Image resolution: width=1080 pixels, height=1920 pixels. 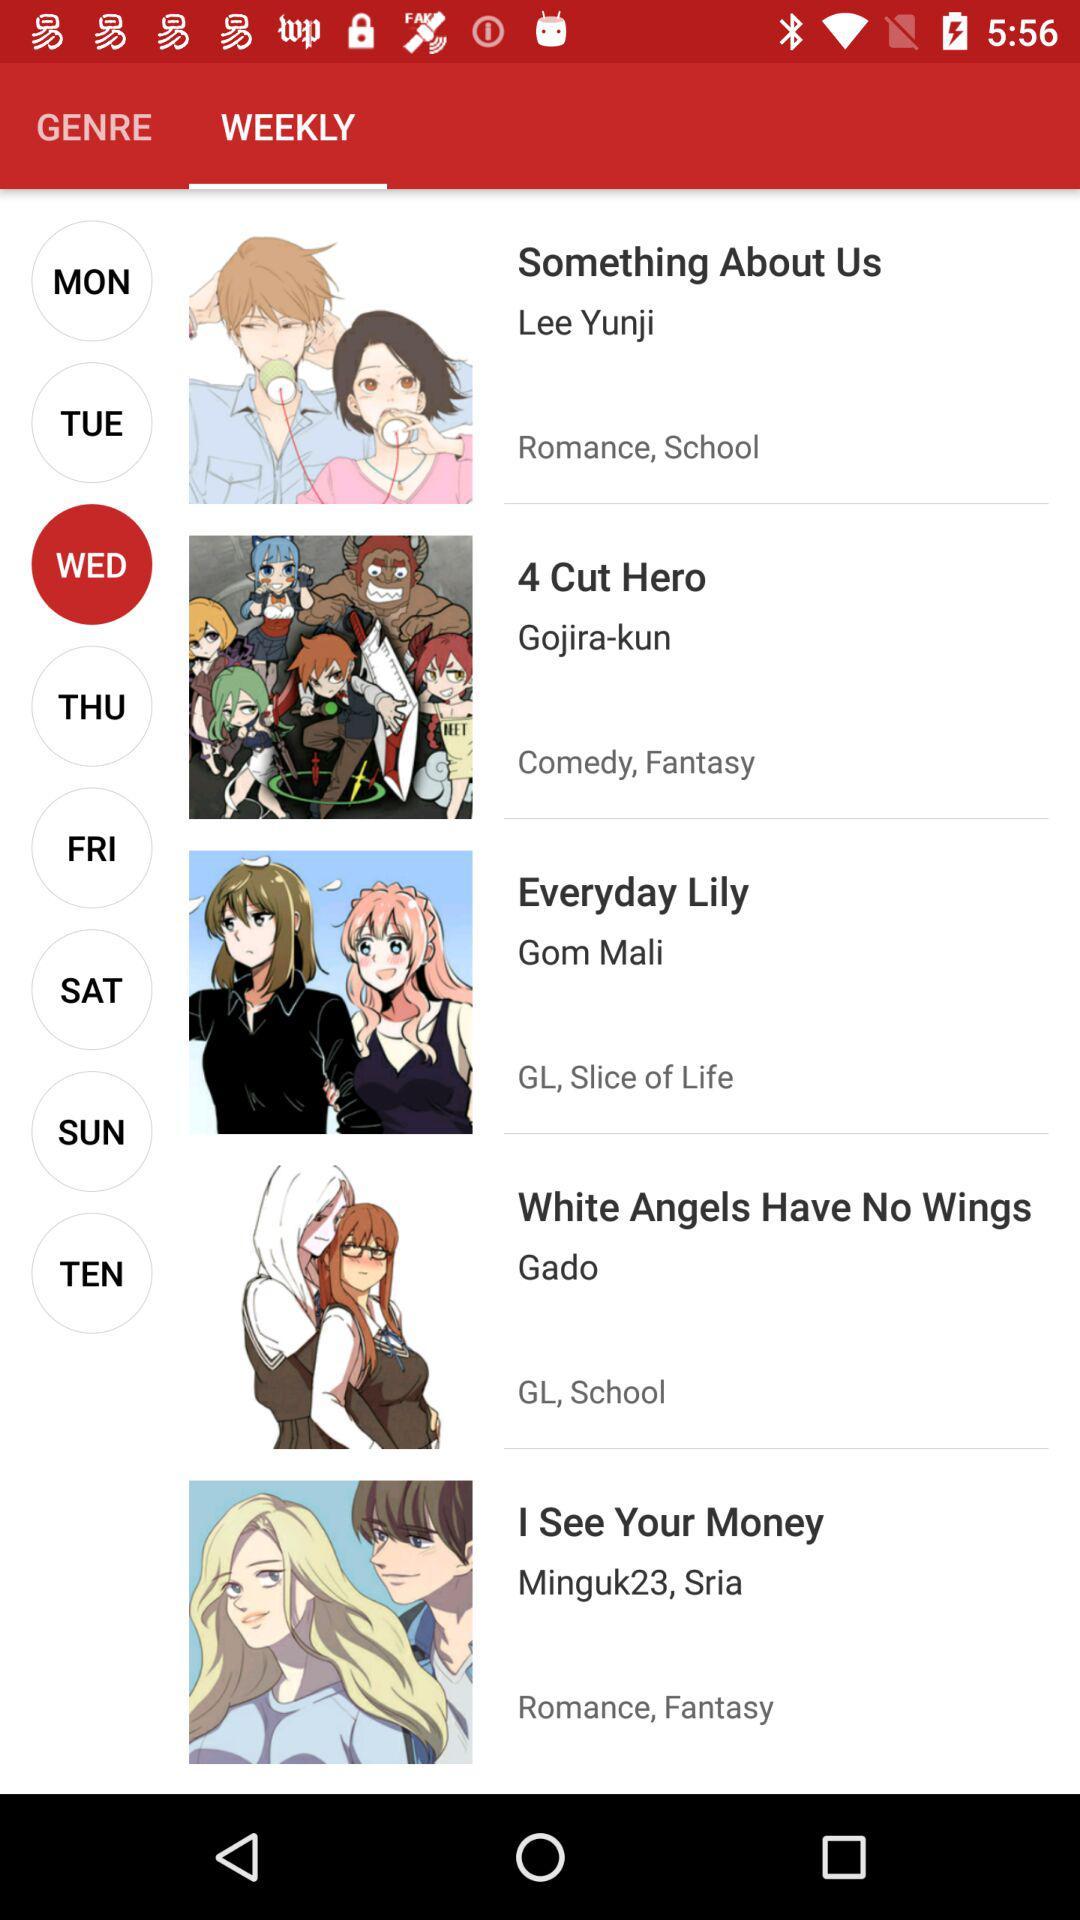 I want to click on tue icon, so click(x=91, y=421).